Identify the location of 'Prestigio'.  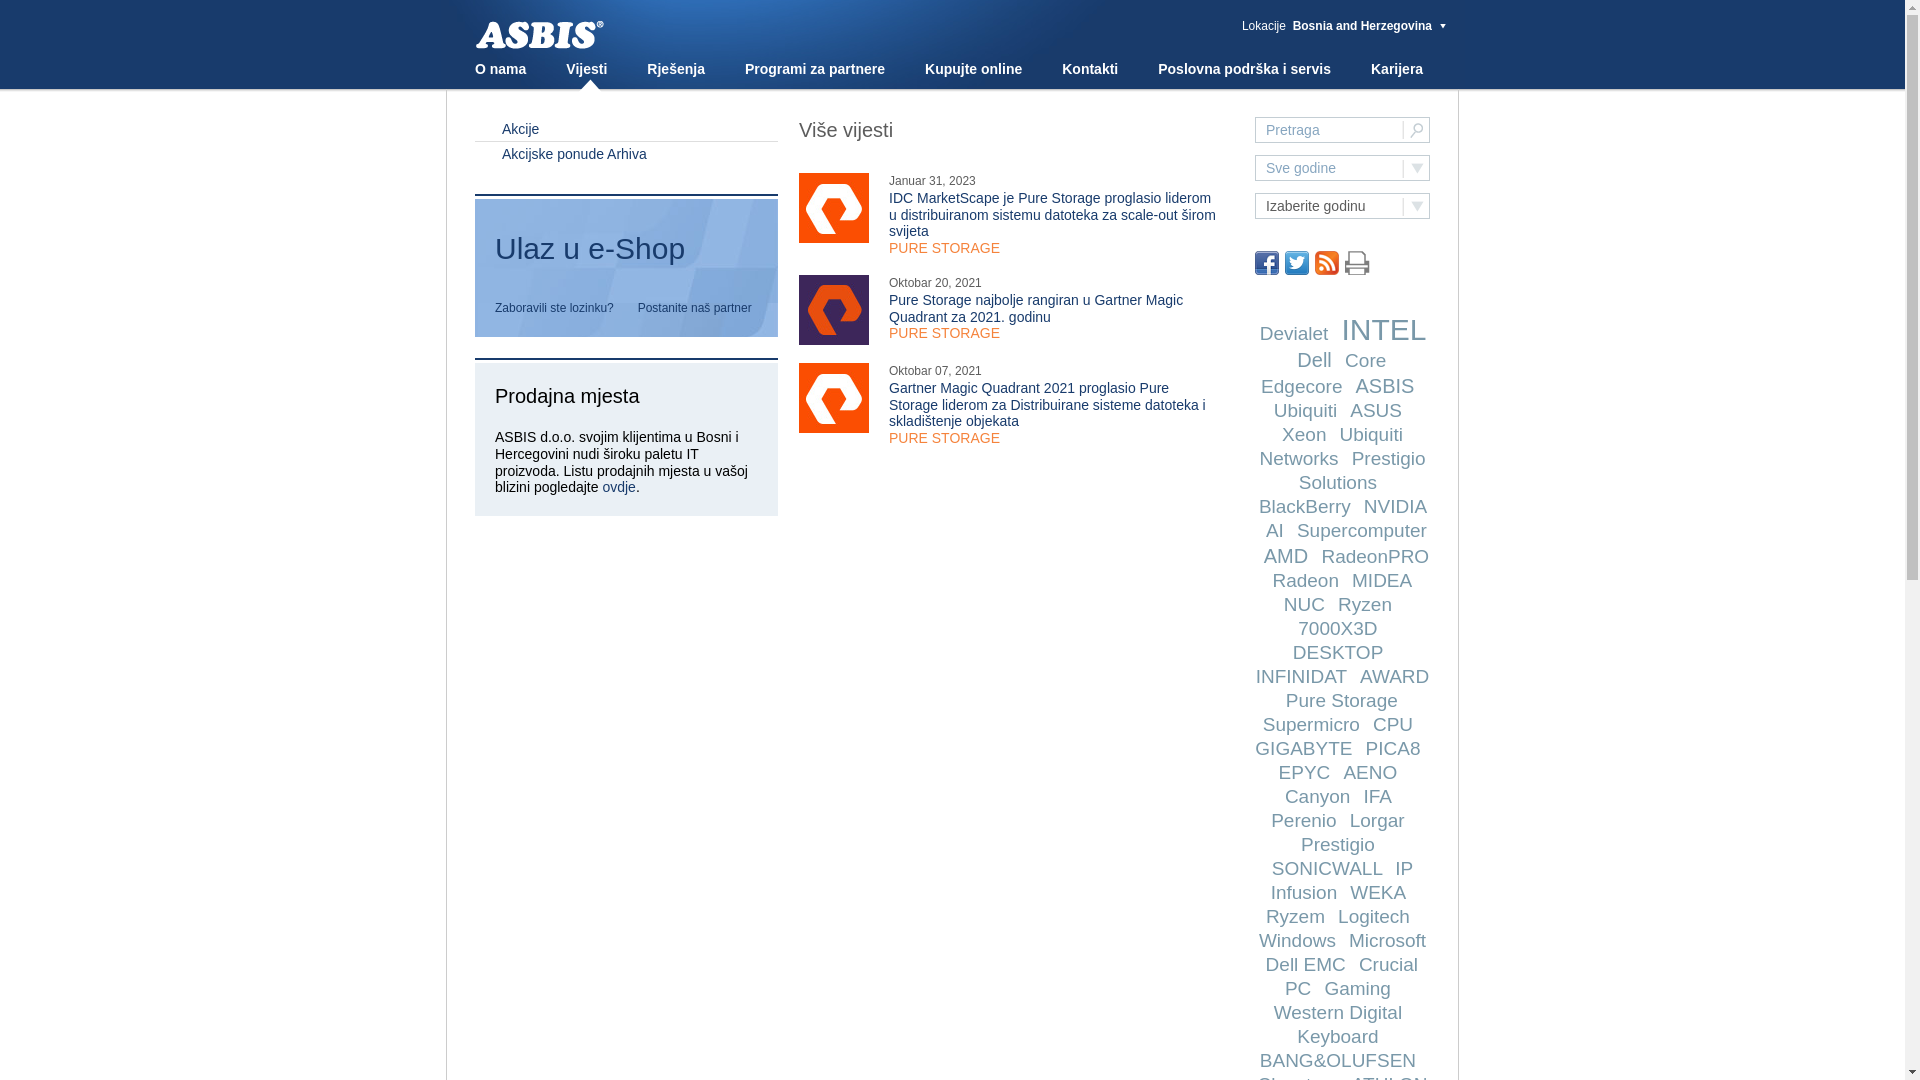
(1338, 844).